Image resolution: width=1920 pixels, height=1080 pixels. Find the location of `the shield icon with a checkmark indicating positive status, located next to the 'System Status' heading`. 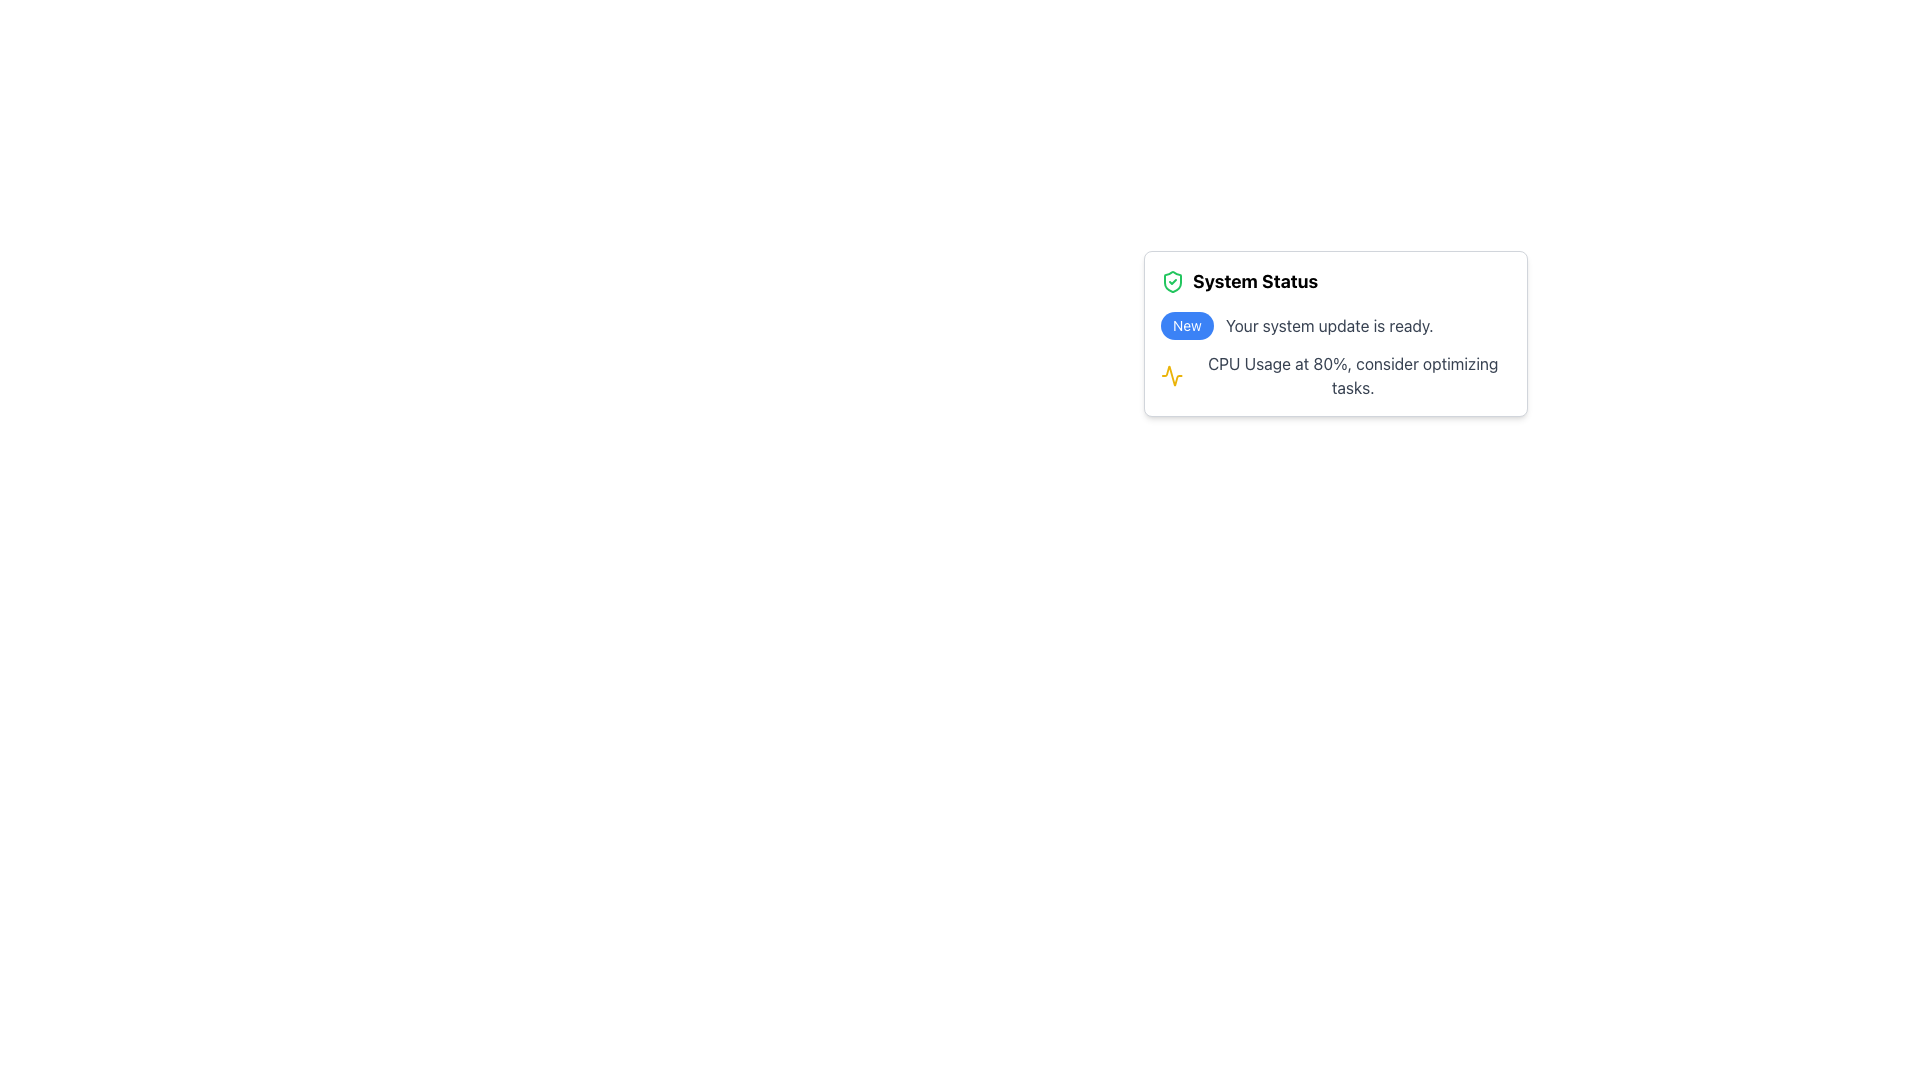

the shield icon with a checkmark indicating positive status, located next to the 'System Status' heading is located at coordinates (1172, 281).